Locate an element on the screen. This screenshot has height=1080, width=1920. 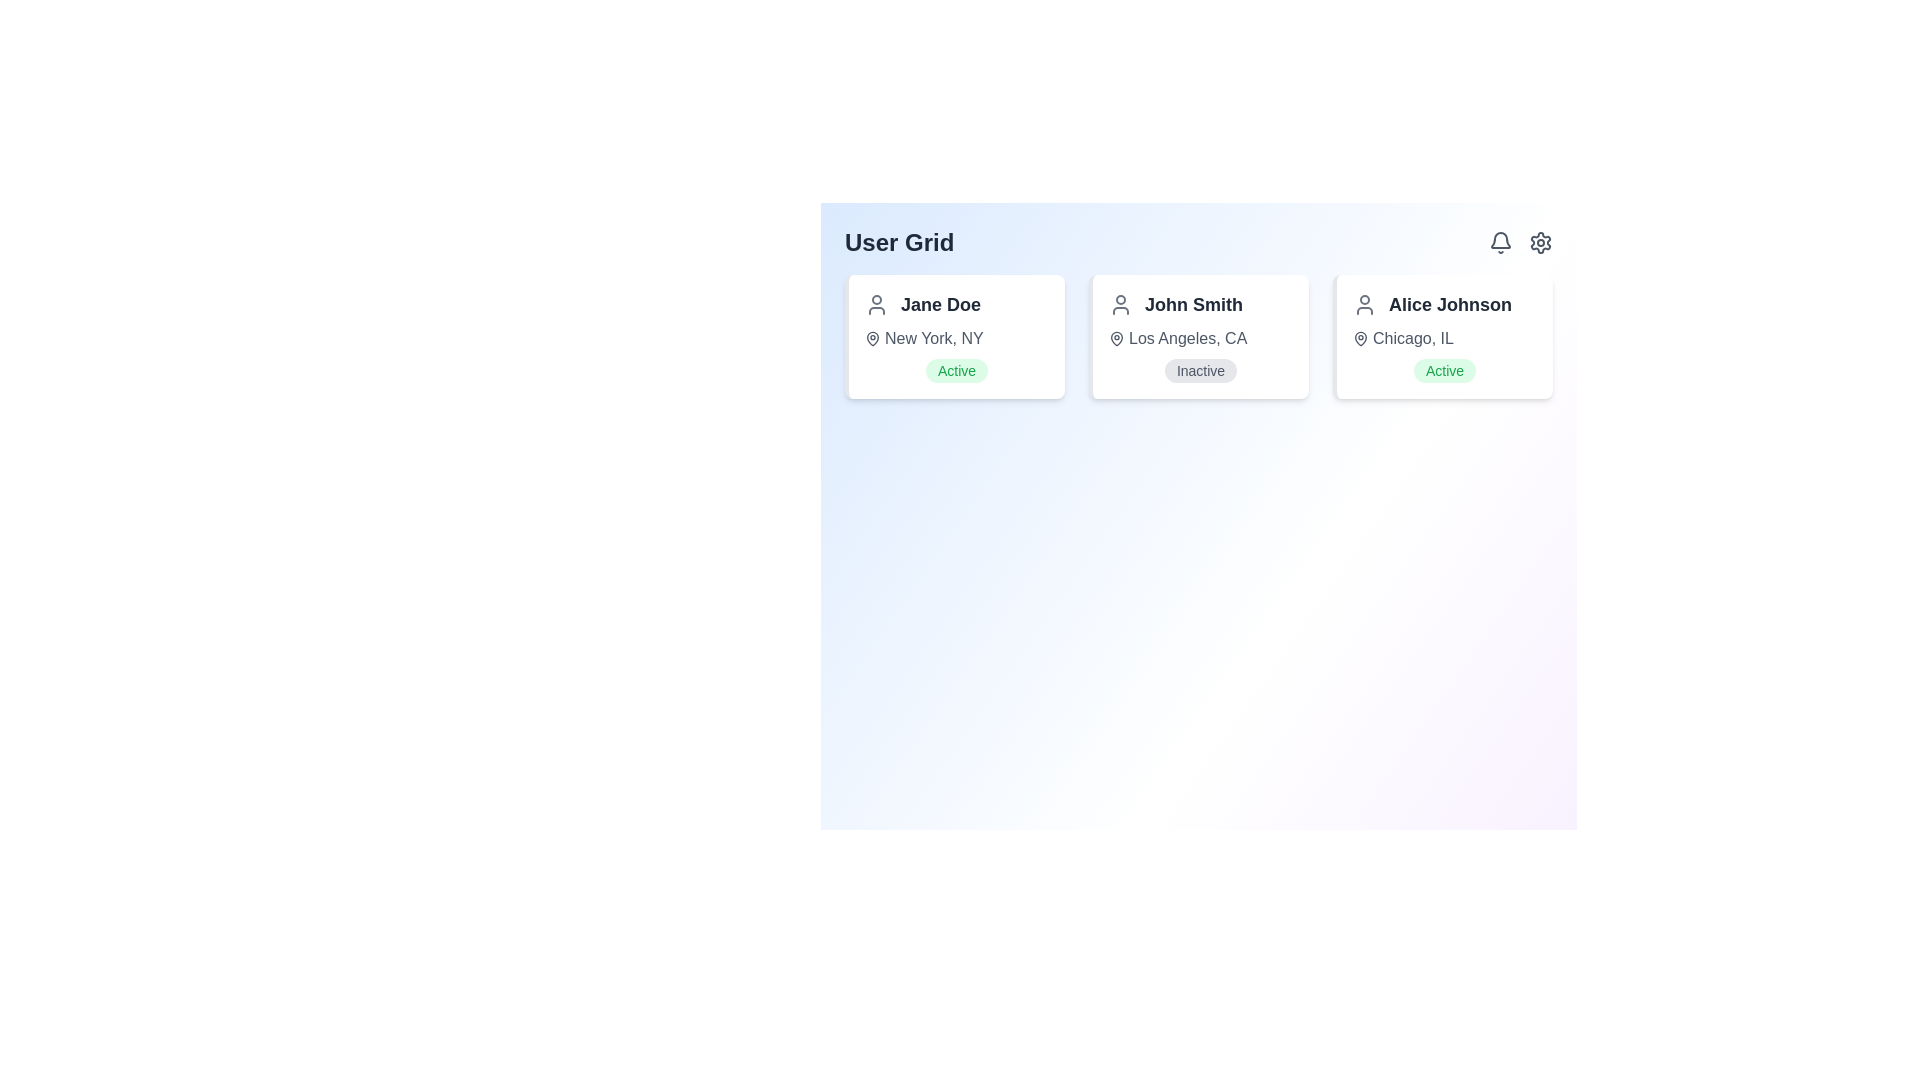
the user figure icon with a gray outline, which is located to the left of the text 'Alice Johnson' in the third user card is located at coordinates (1363, 304).